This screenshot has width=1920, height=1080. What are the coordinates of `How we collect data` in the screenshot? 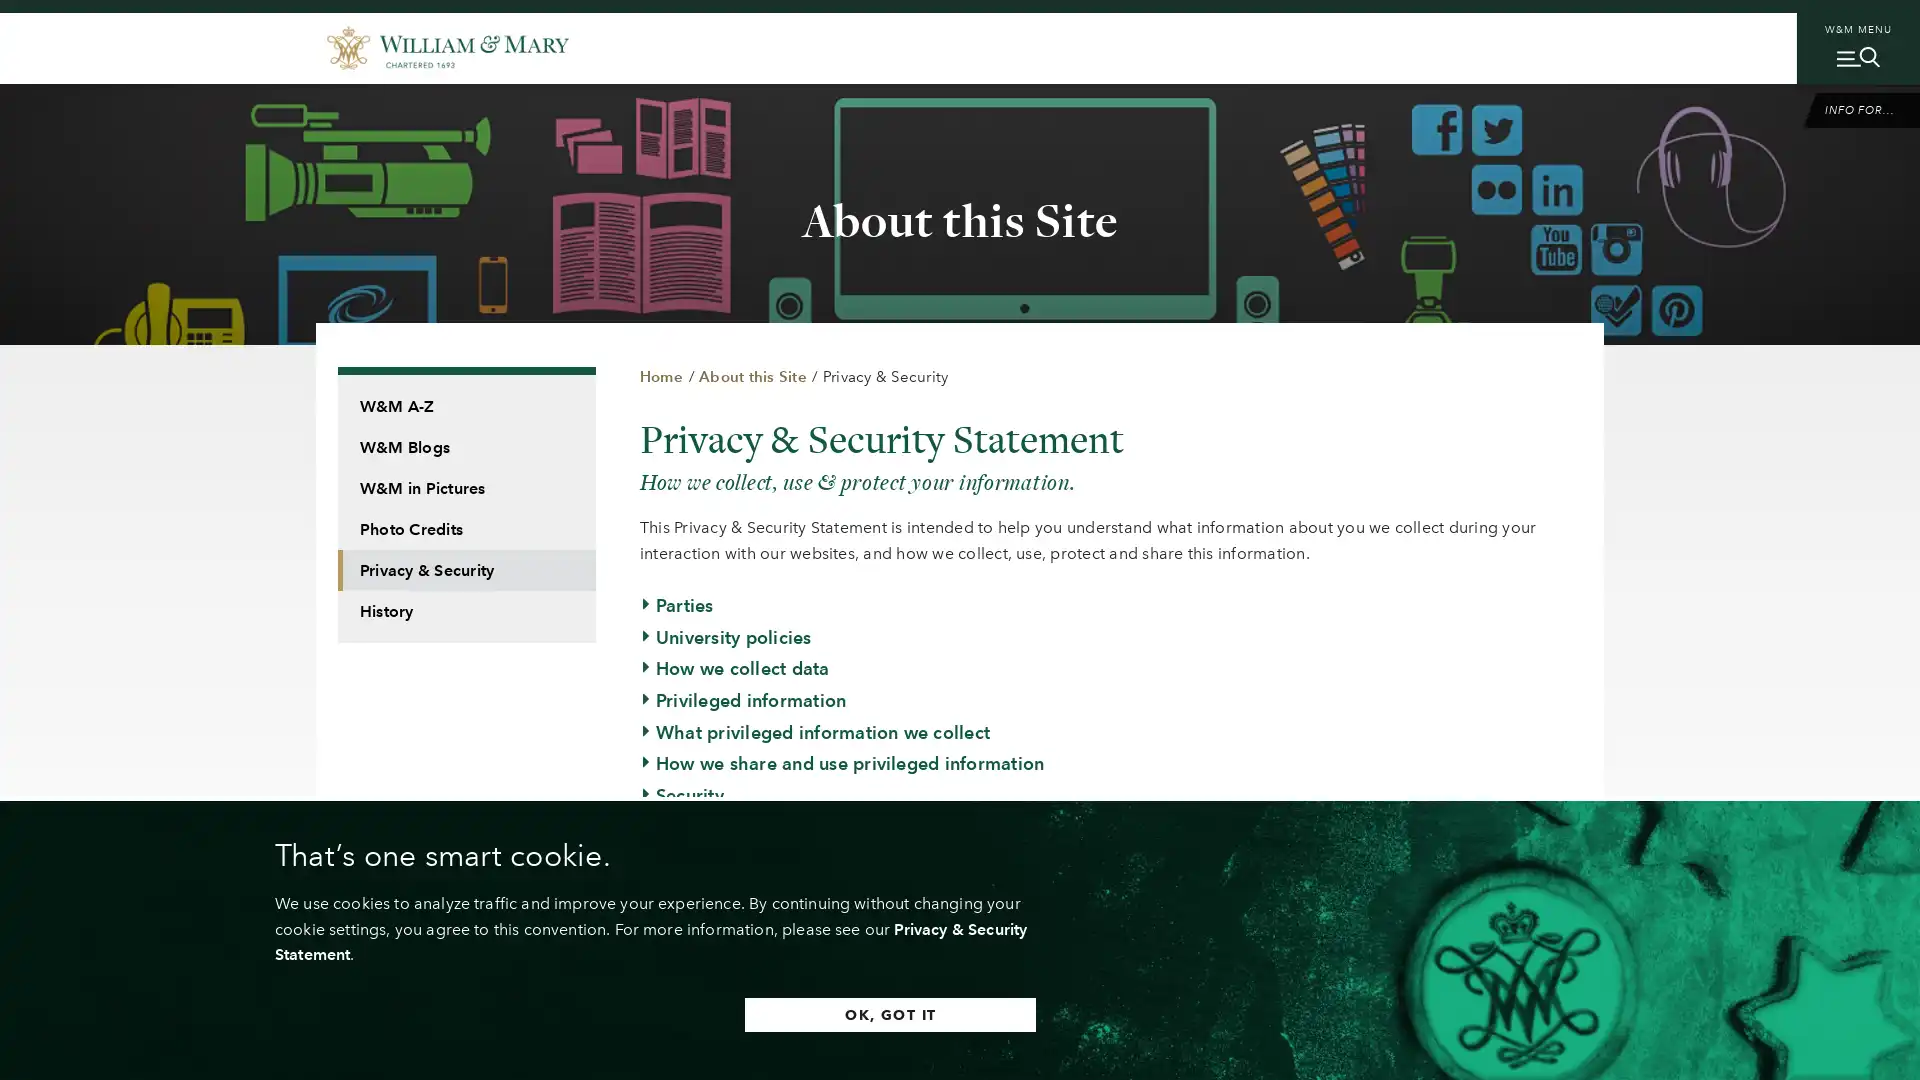 It's located at (733, 668).